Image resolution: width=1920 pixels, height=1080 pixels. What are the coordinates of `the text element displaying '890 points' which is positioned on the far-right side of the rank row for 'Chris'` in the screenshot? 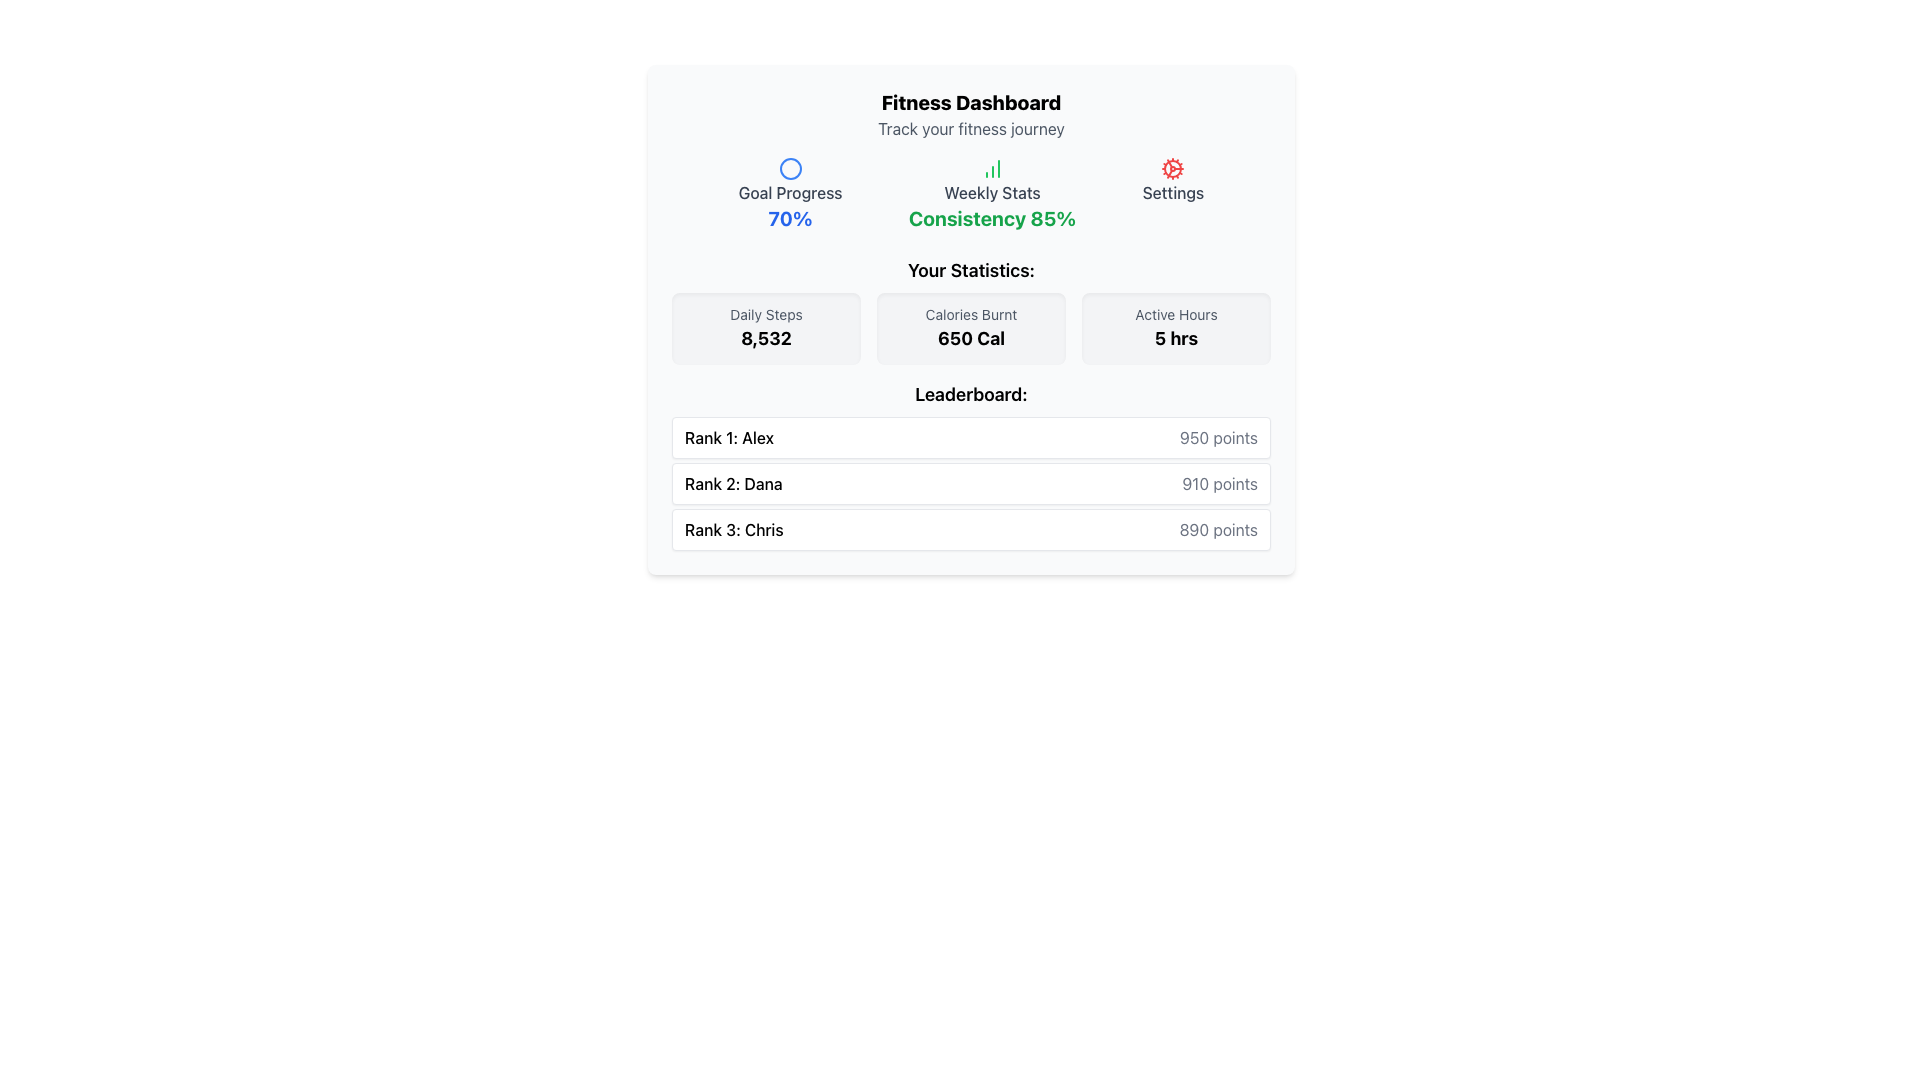 It's located at (1217, 528).